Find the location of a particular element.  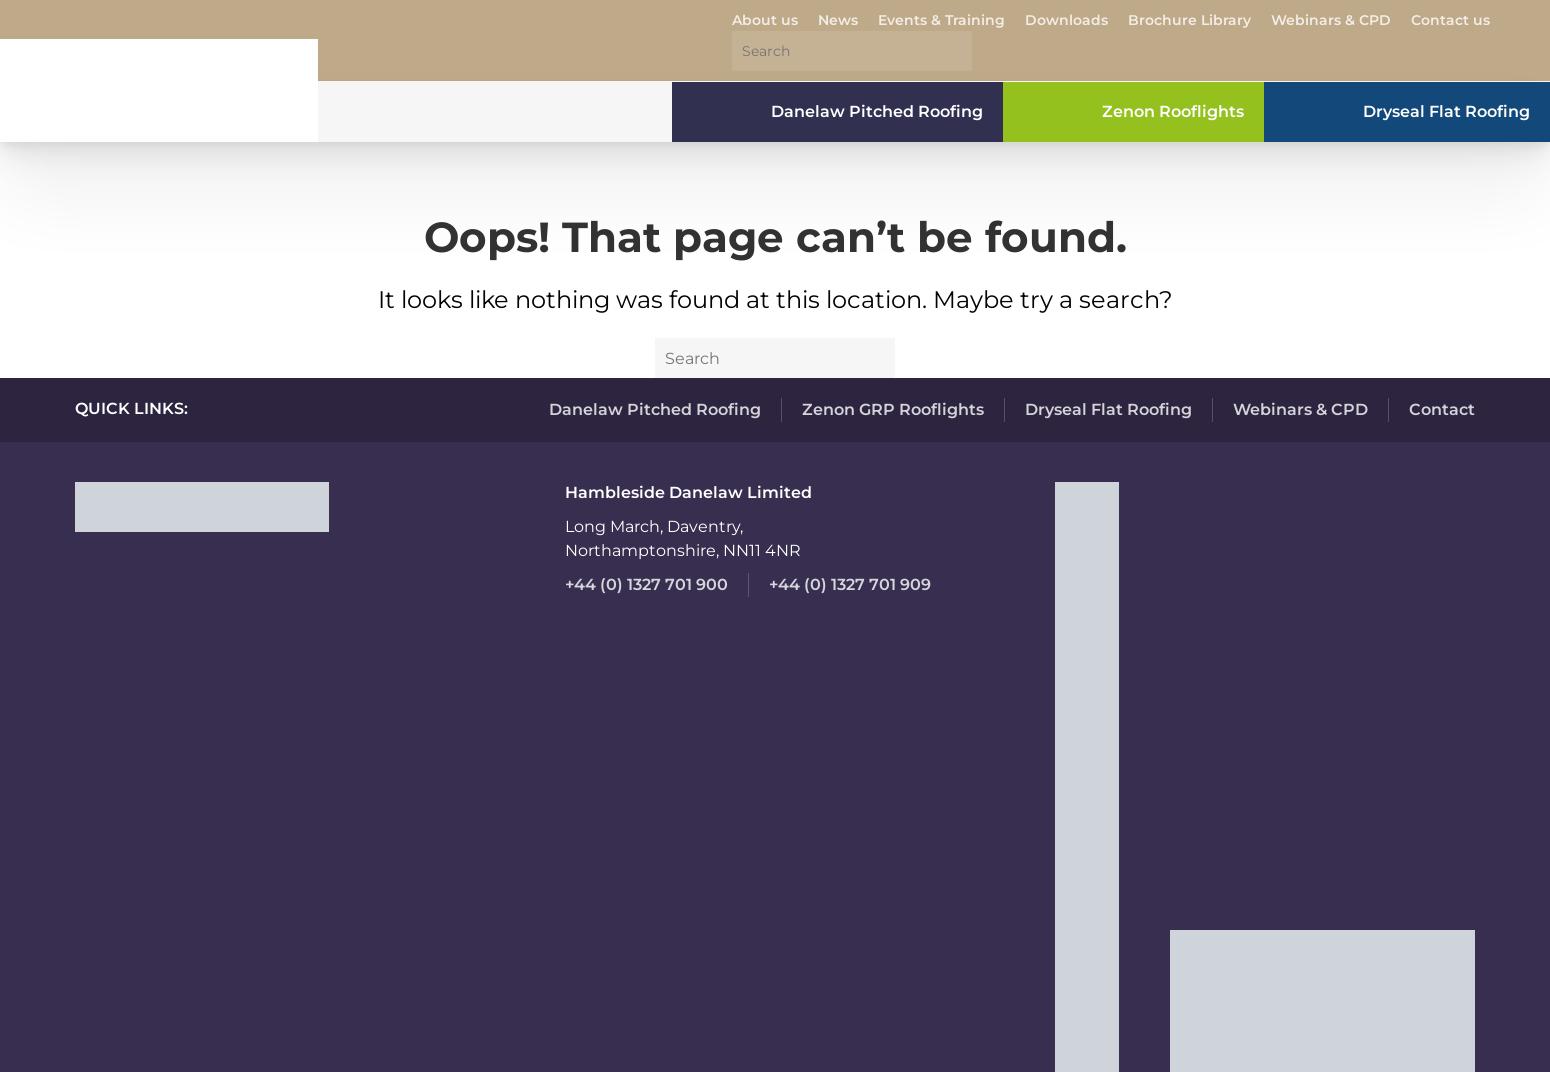

'Contact' is located at coordinates (1440, 408).